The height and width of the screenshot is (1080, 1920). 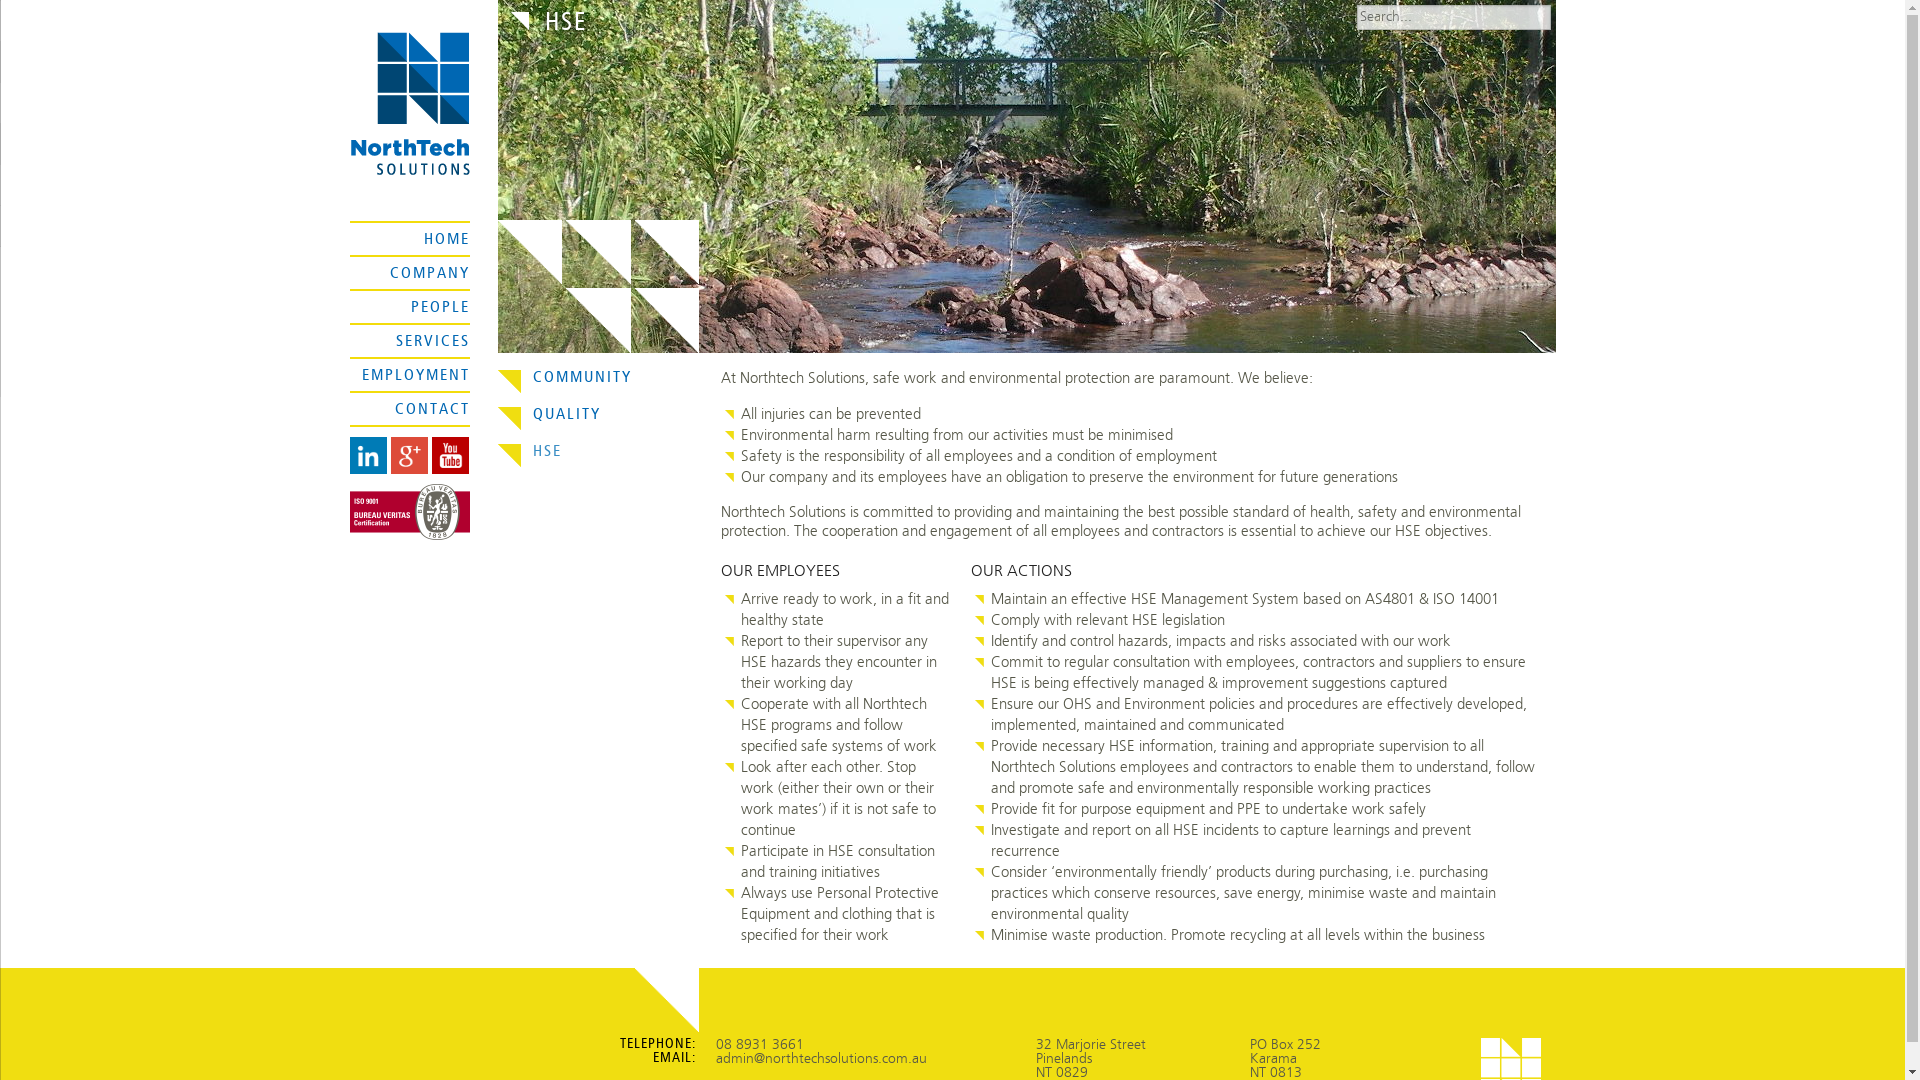 I want to click on 'admin@northtechsolutions.com.au', so click(x=821, y=1058).